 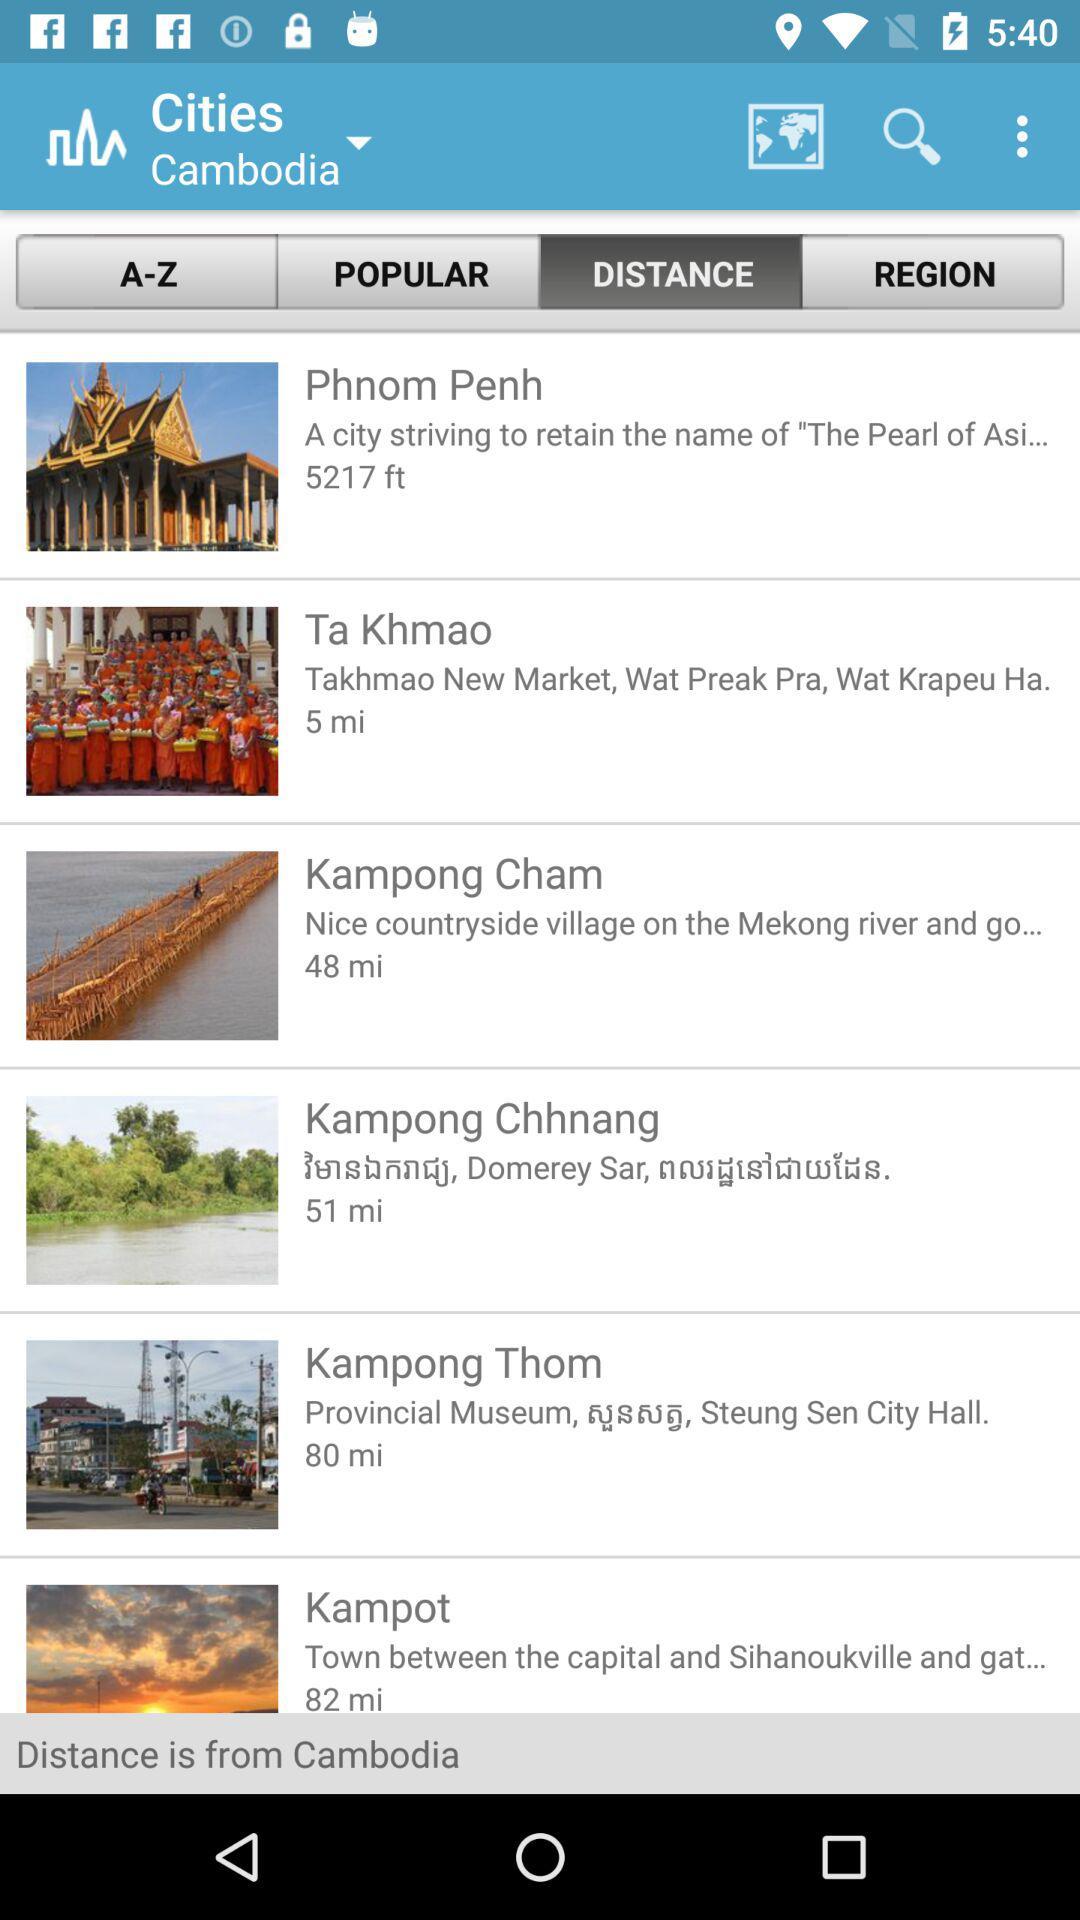 I want to click on the 82 mi item, so click(x=678, y=1693).